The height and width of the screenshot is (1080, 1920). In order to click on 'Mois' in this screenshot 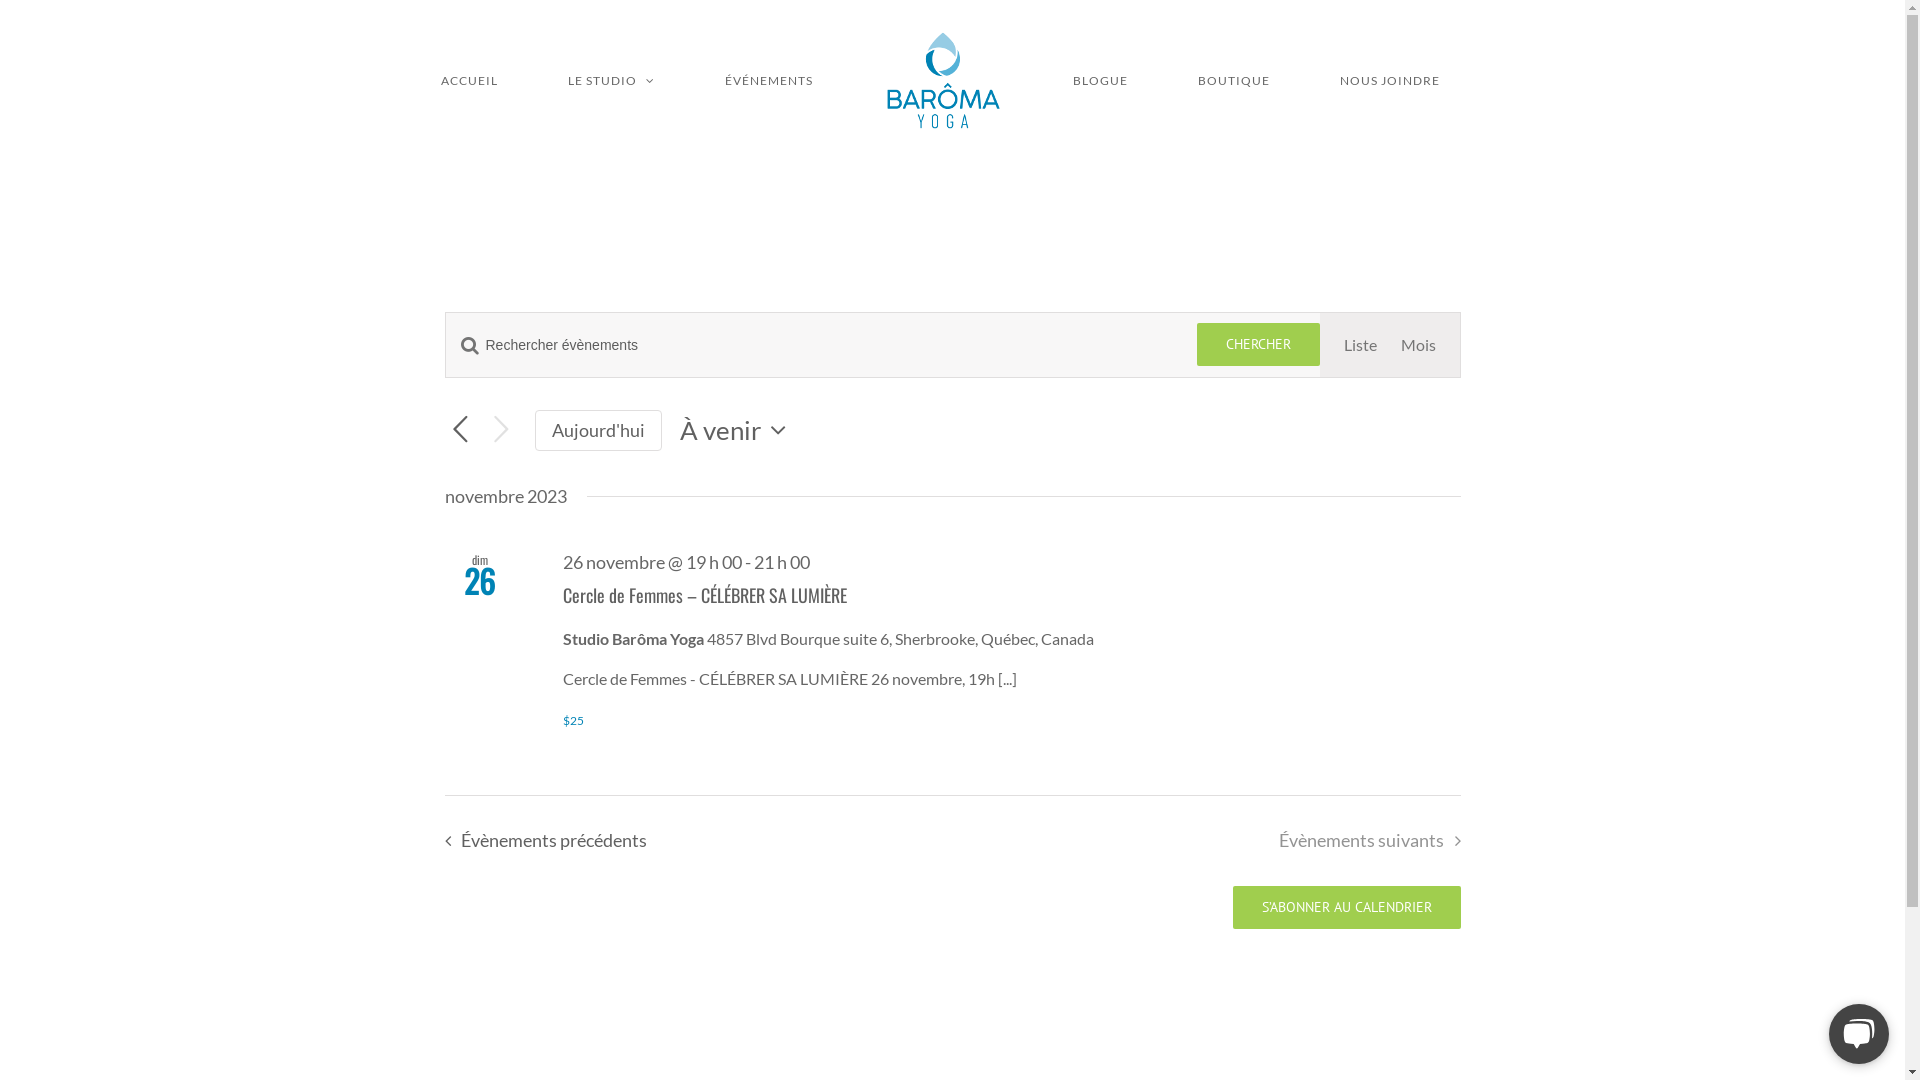, I will do `click(1416, 343)`.